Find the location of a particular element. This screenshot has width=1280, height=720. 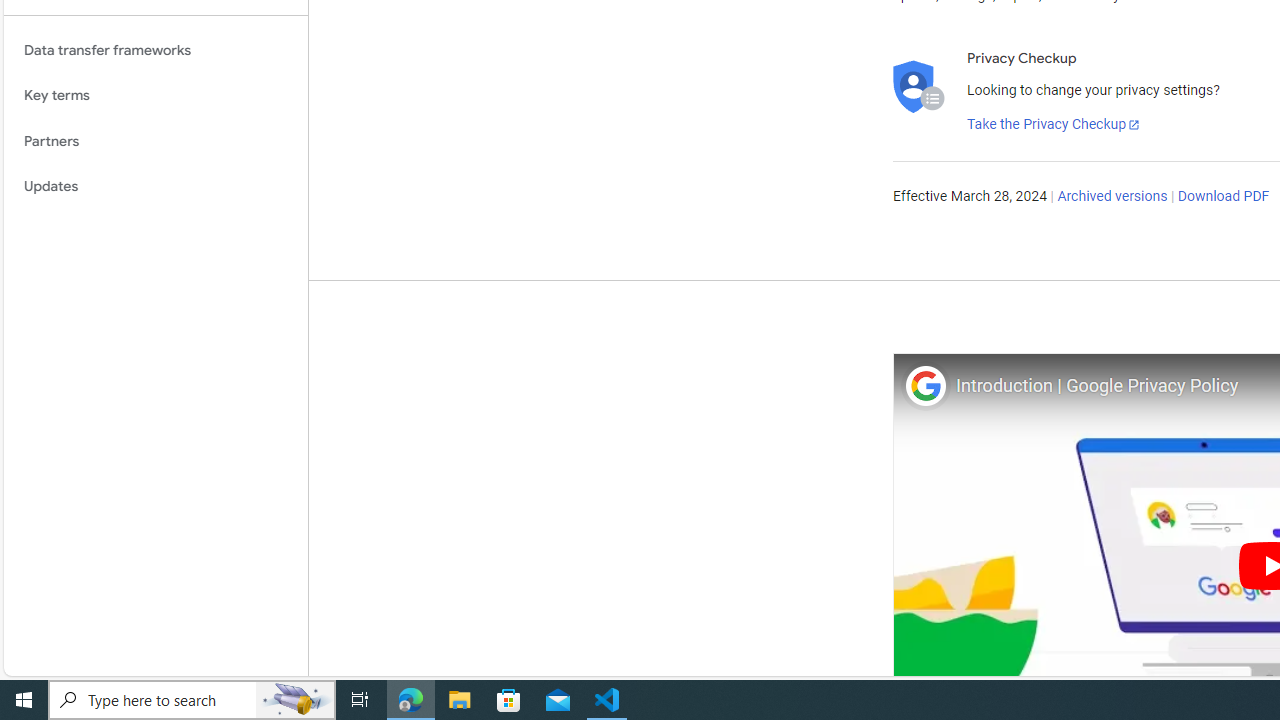

'Archived versions' is located at coordinates (1111, 196).